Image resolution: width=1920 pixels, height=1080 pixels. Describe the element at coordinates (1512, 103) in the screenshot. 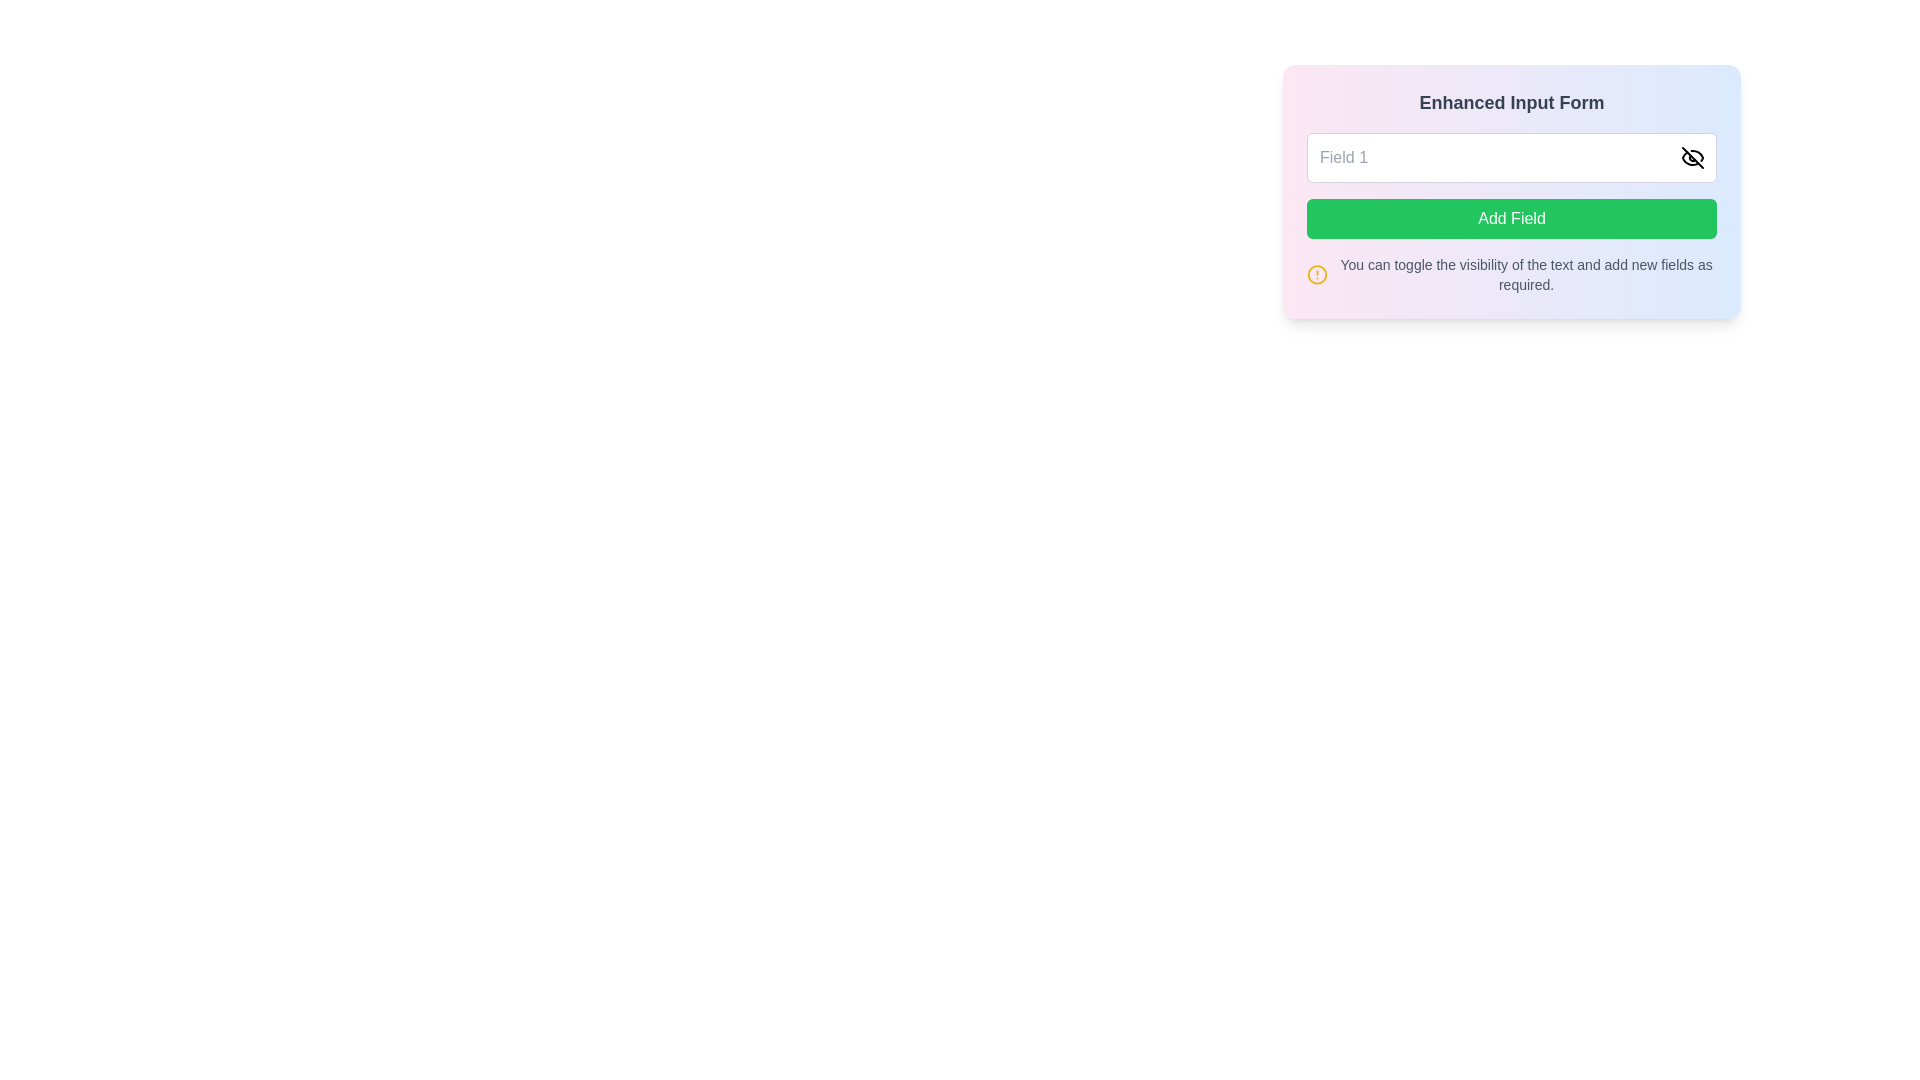

I see `the Text Label that serves as a header for the associated form, providing context about the form's purpose` at that location.